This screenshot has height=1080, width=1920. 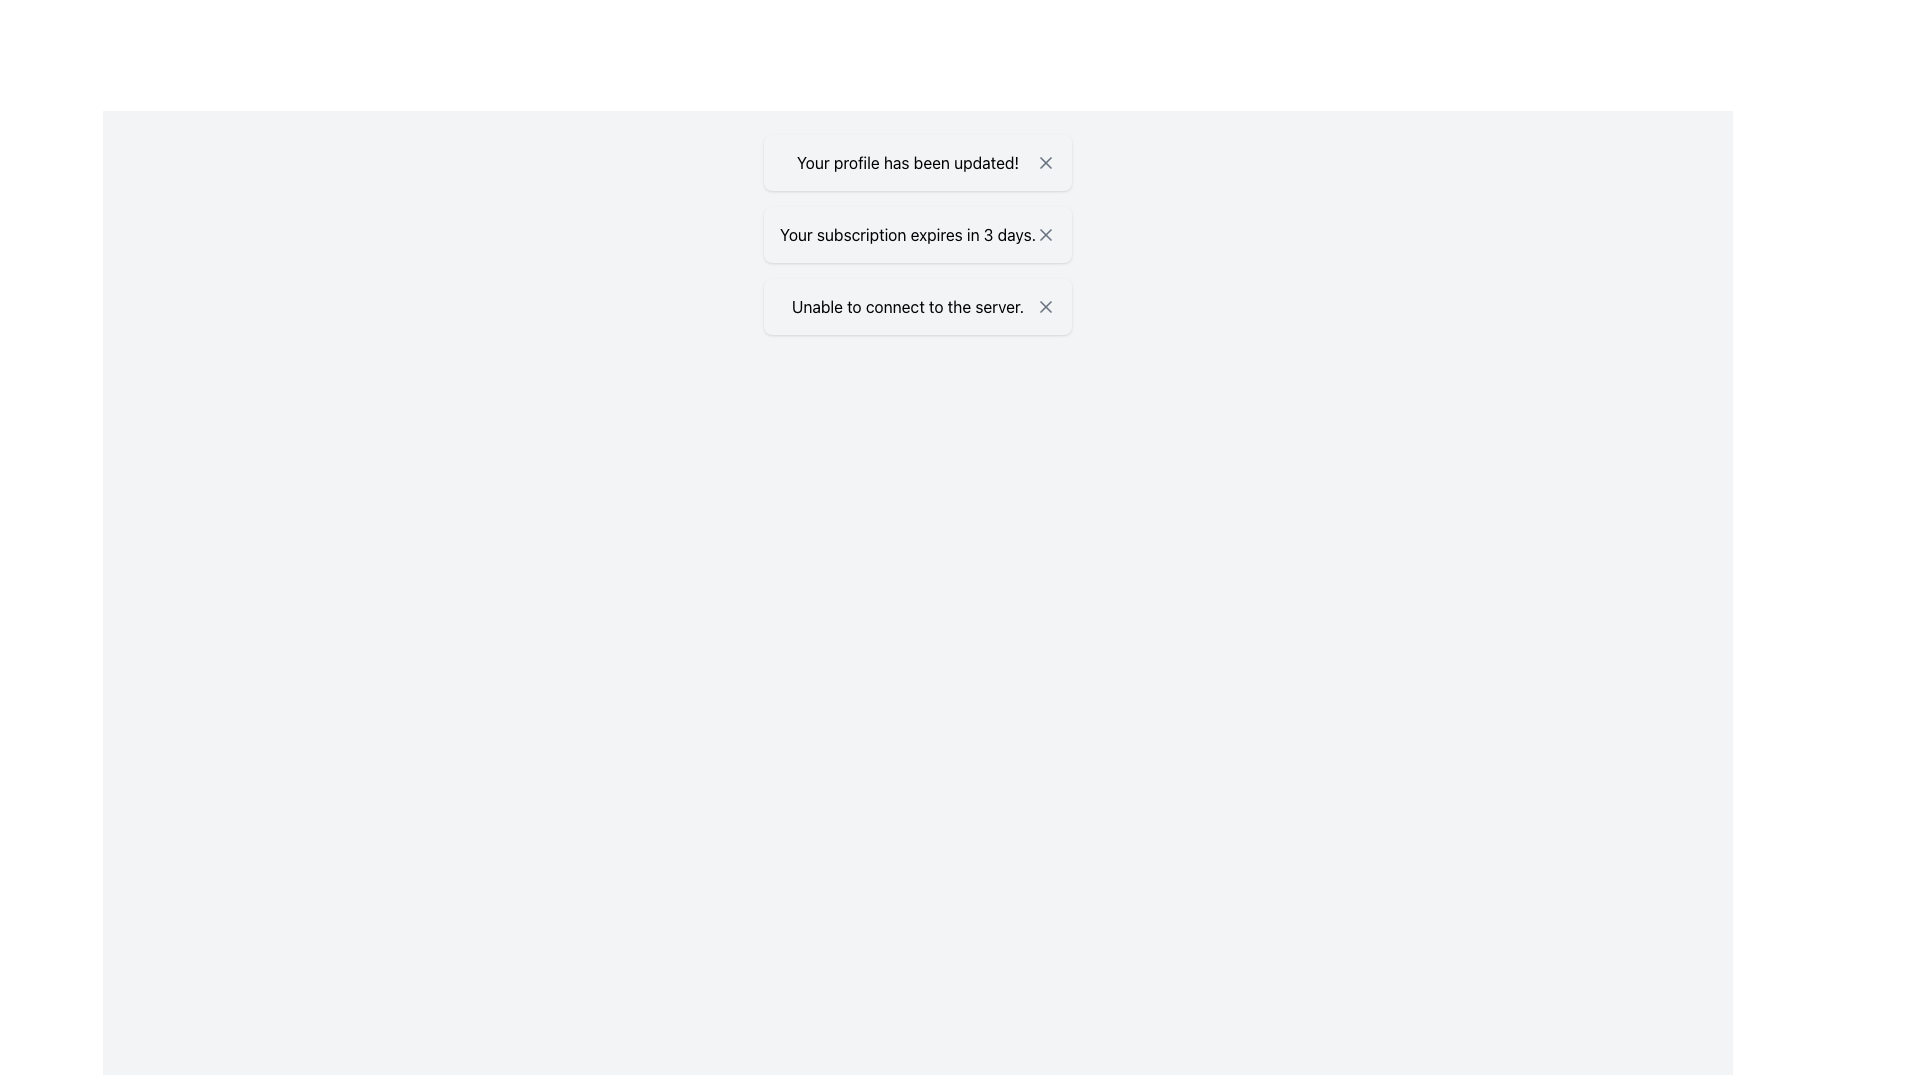 I want to click on the 'X' close button icon in the upper-right corner of the notification card, so click(x=1045, y=307).